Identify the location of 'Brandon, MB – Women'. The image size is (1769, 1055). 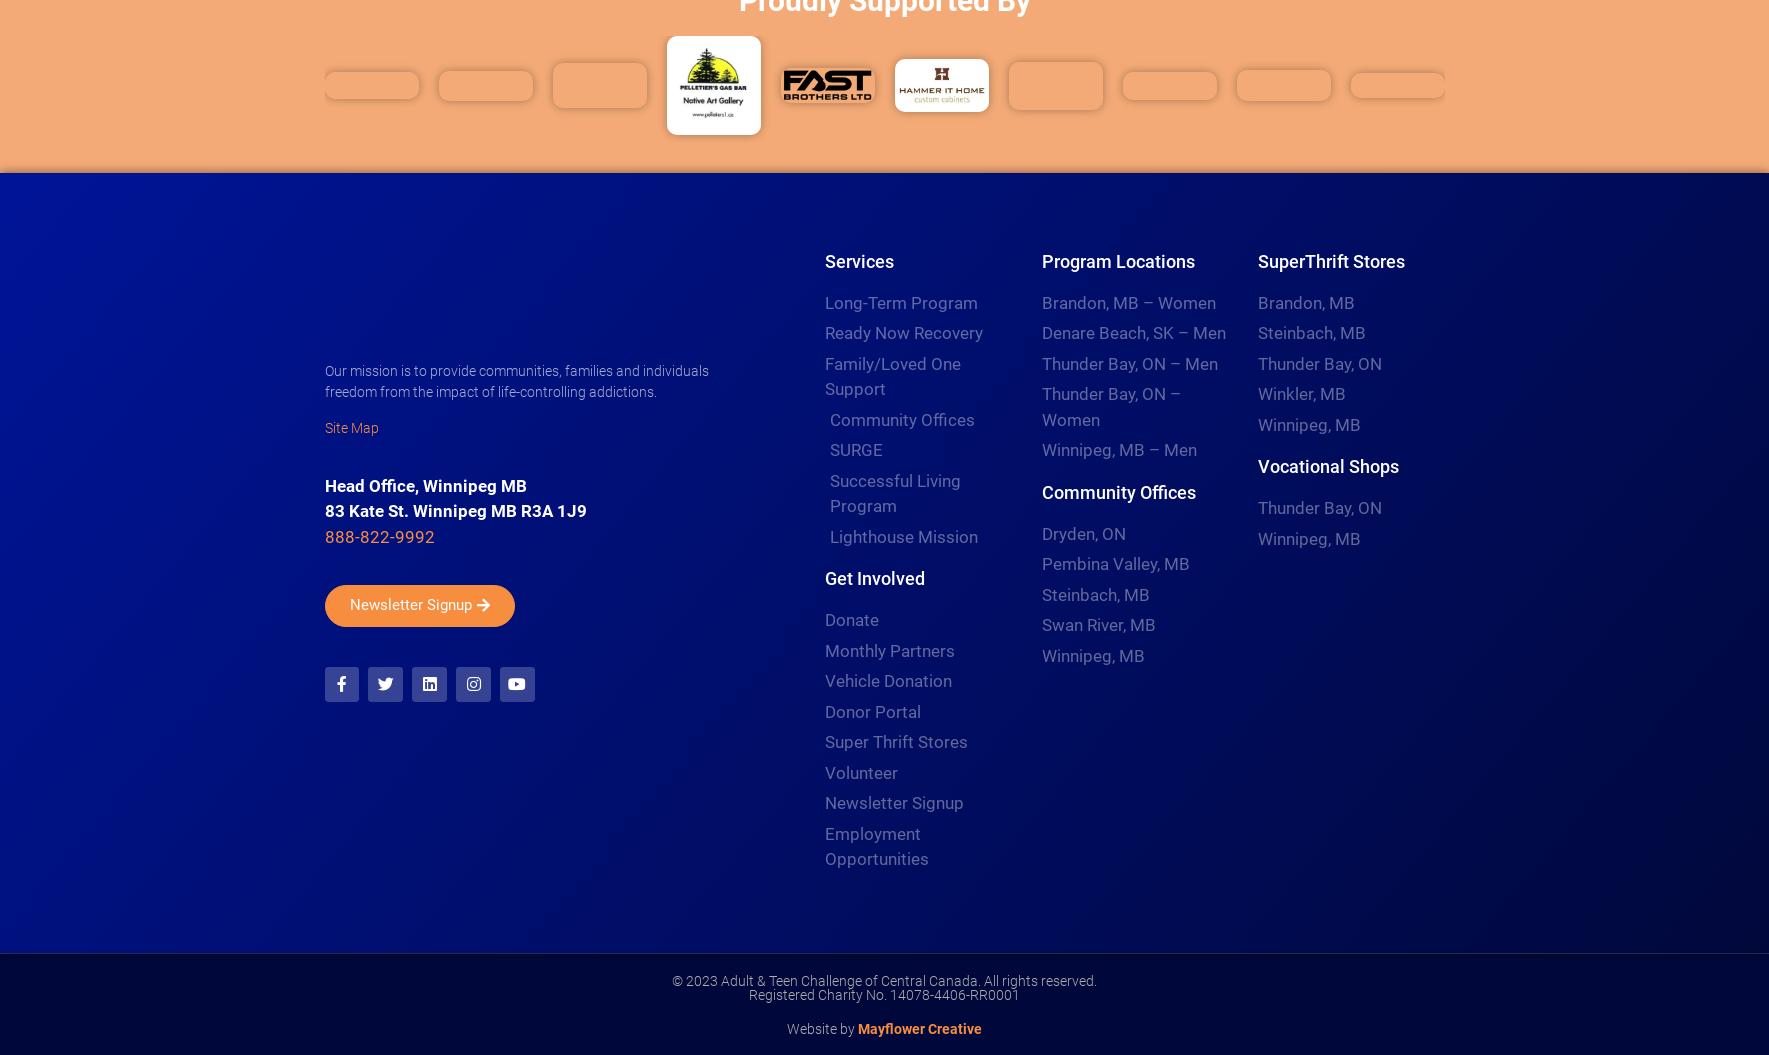
(1126, 301).